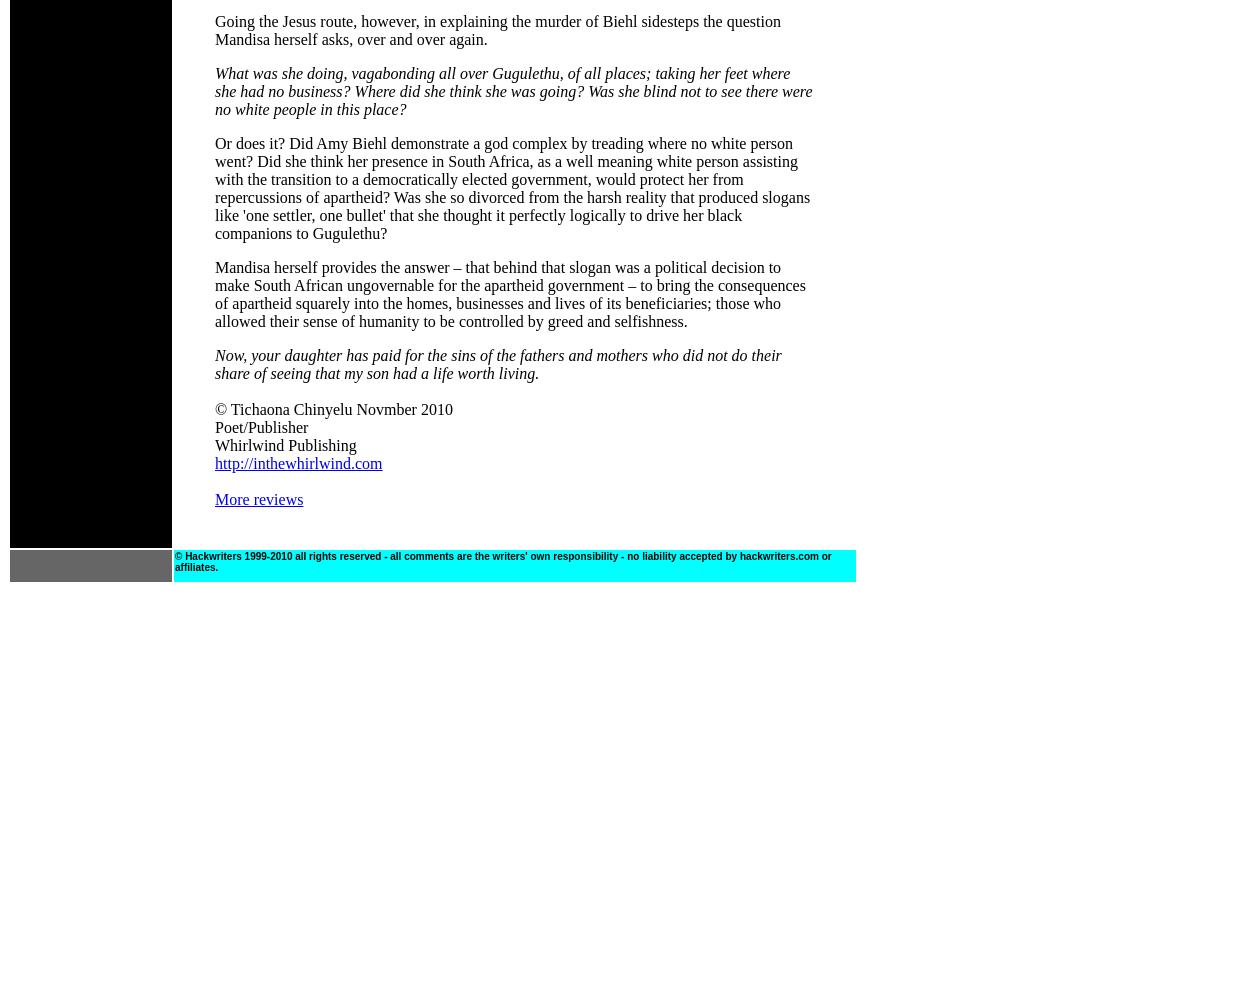  What do you see at coordinates (259, 498) in the screenshot?
I see `'More reviews'` at bounding box center [259, 498].